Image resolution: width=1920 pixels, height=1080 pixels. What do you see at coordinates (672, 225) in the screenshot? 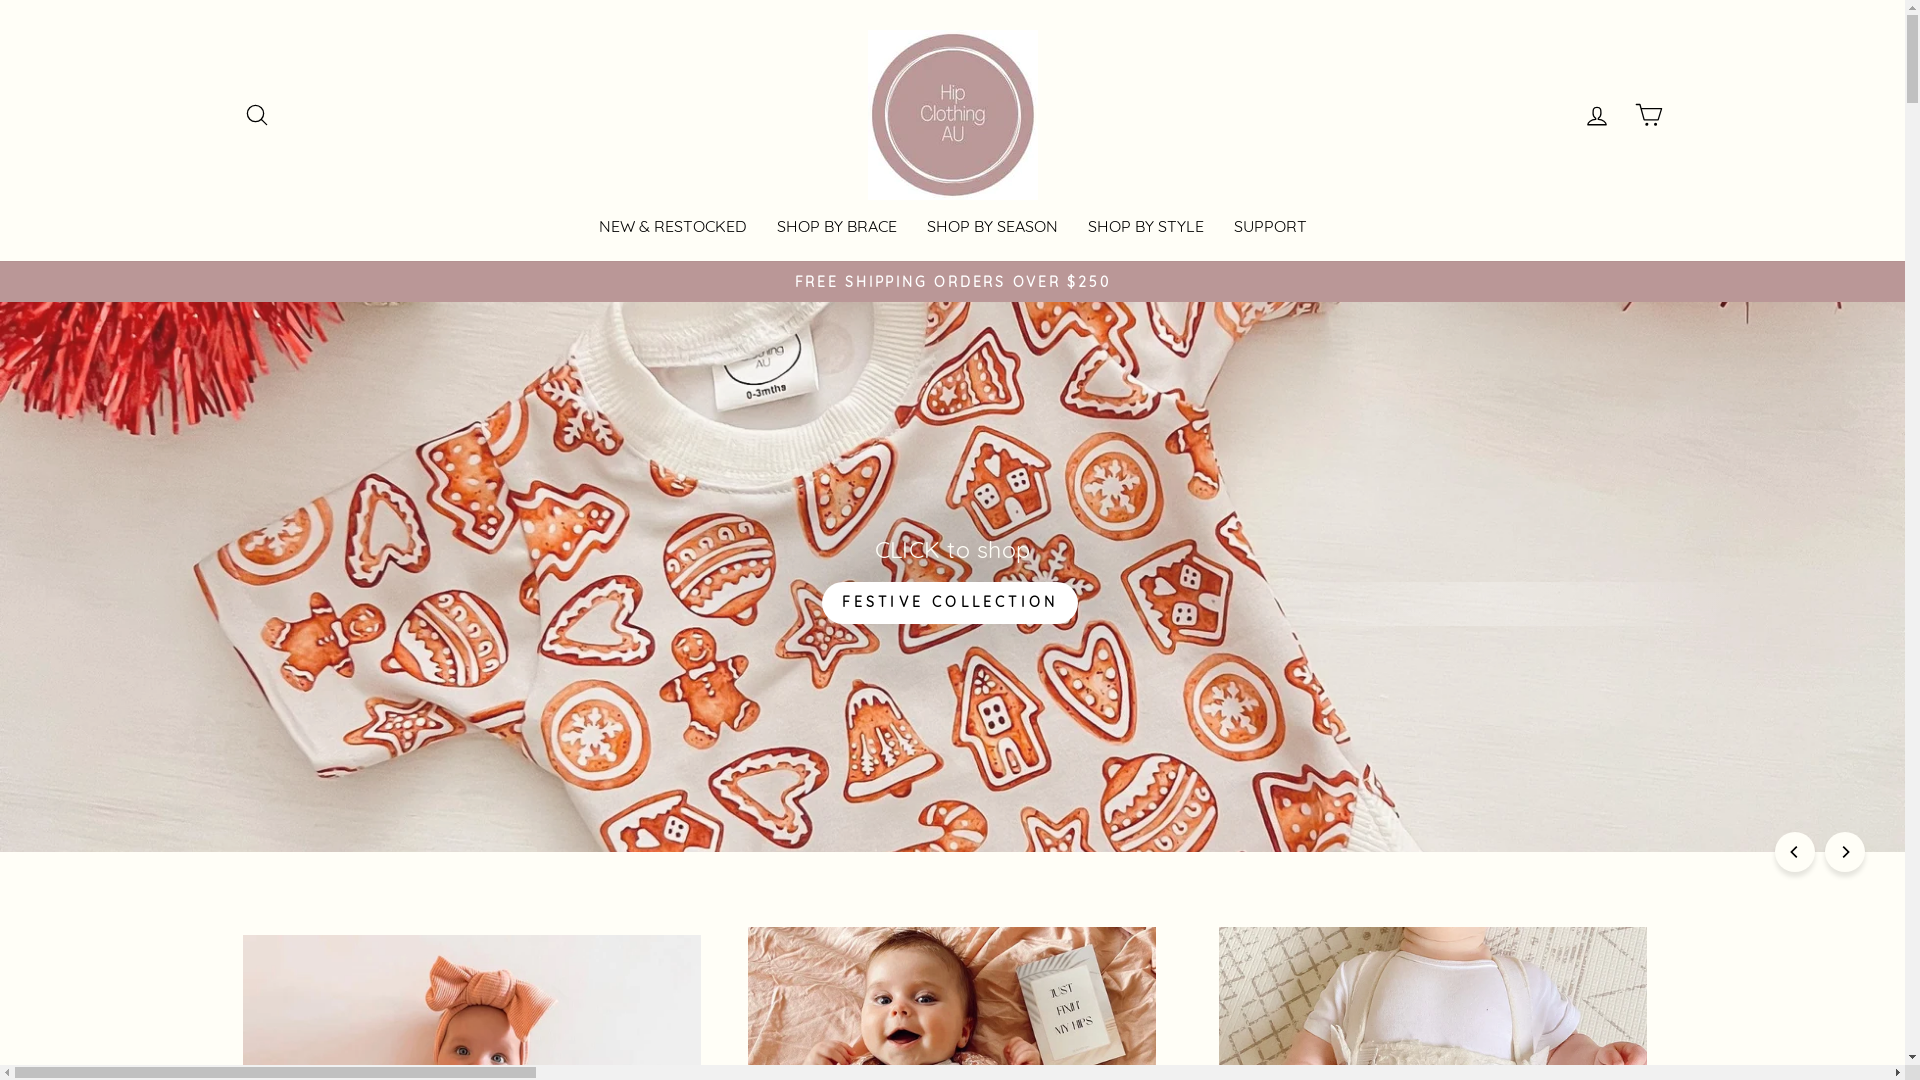
I see `'NEW & RESTOCKED'` at bounding box center [672, 225].